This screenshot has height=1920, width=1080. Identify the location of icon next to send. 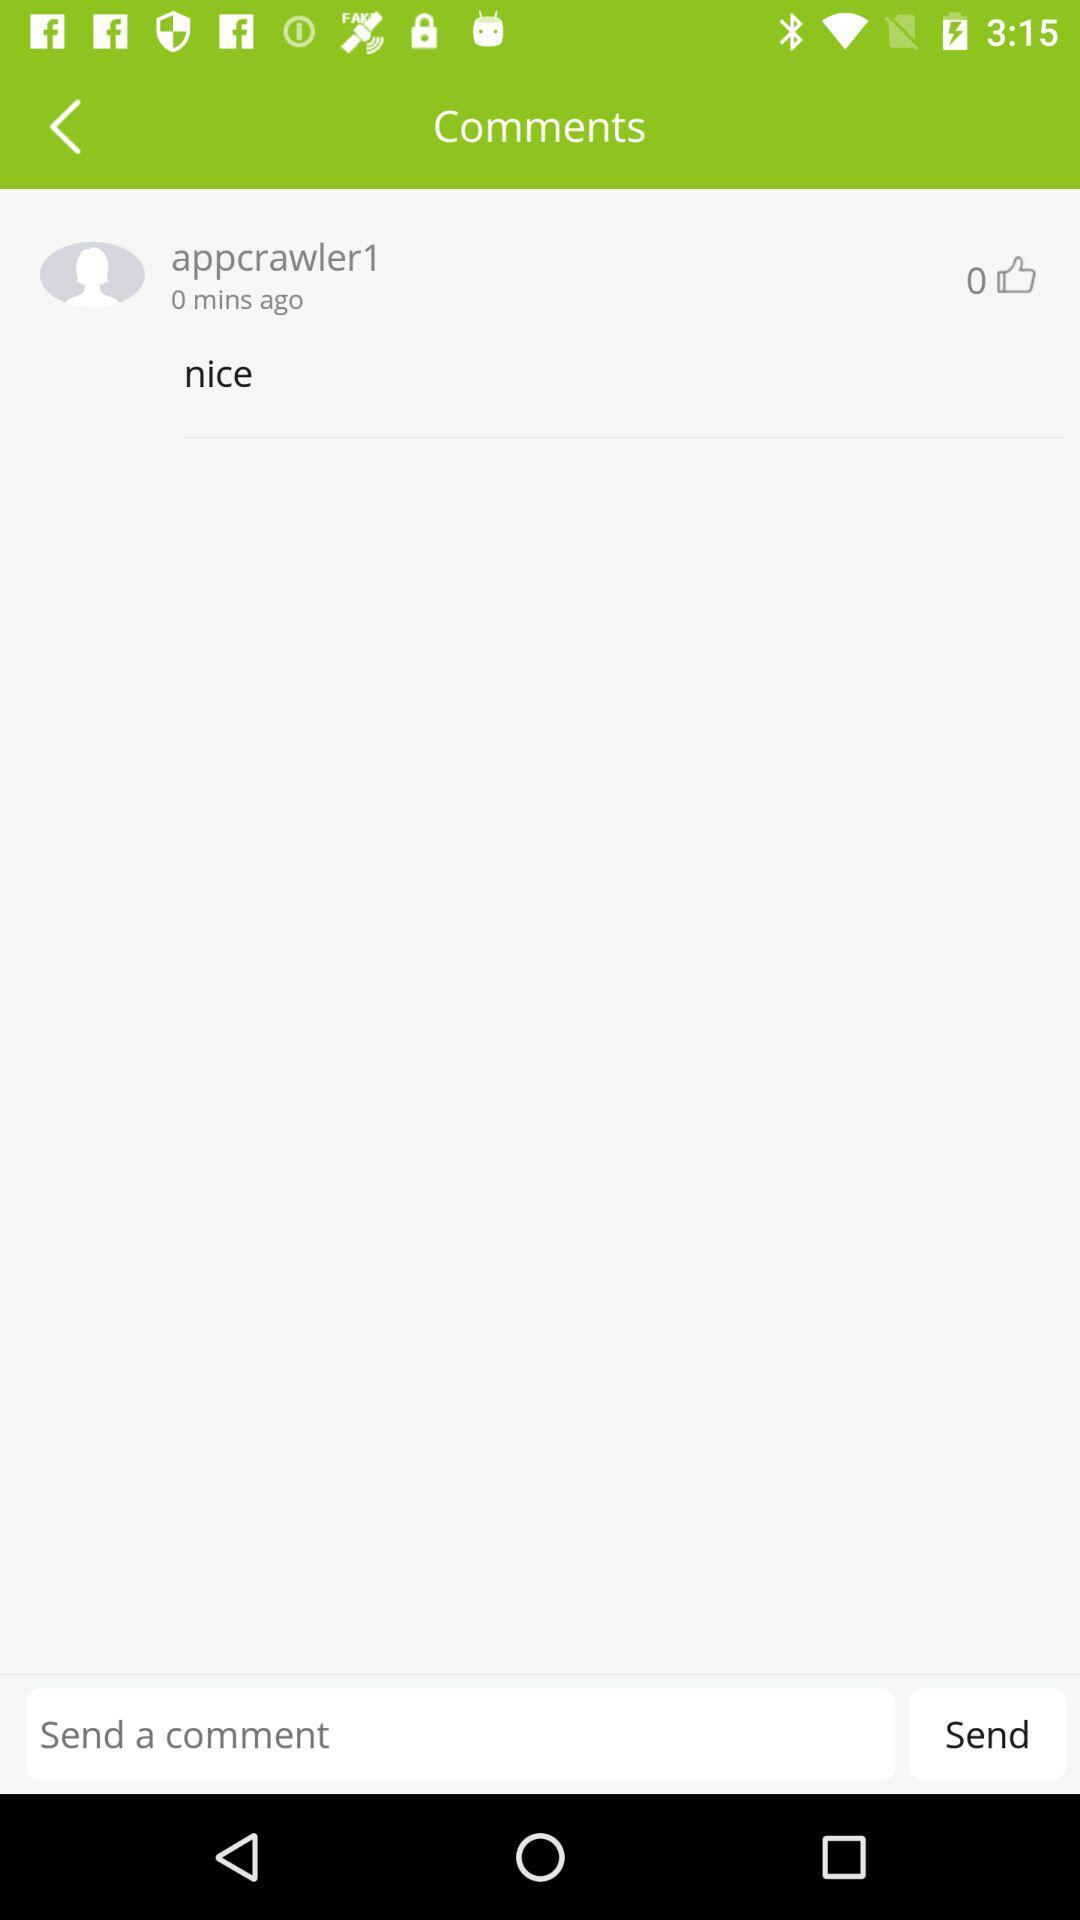
(460, 1733).